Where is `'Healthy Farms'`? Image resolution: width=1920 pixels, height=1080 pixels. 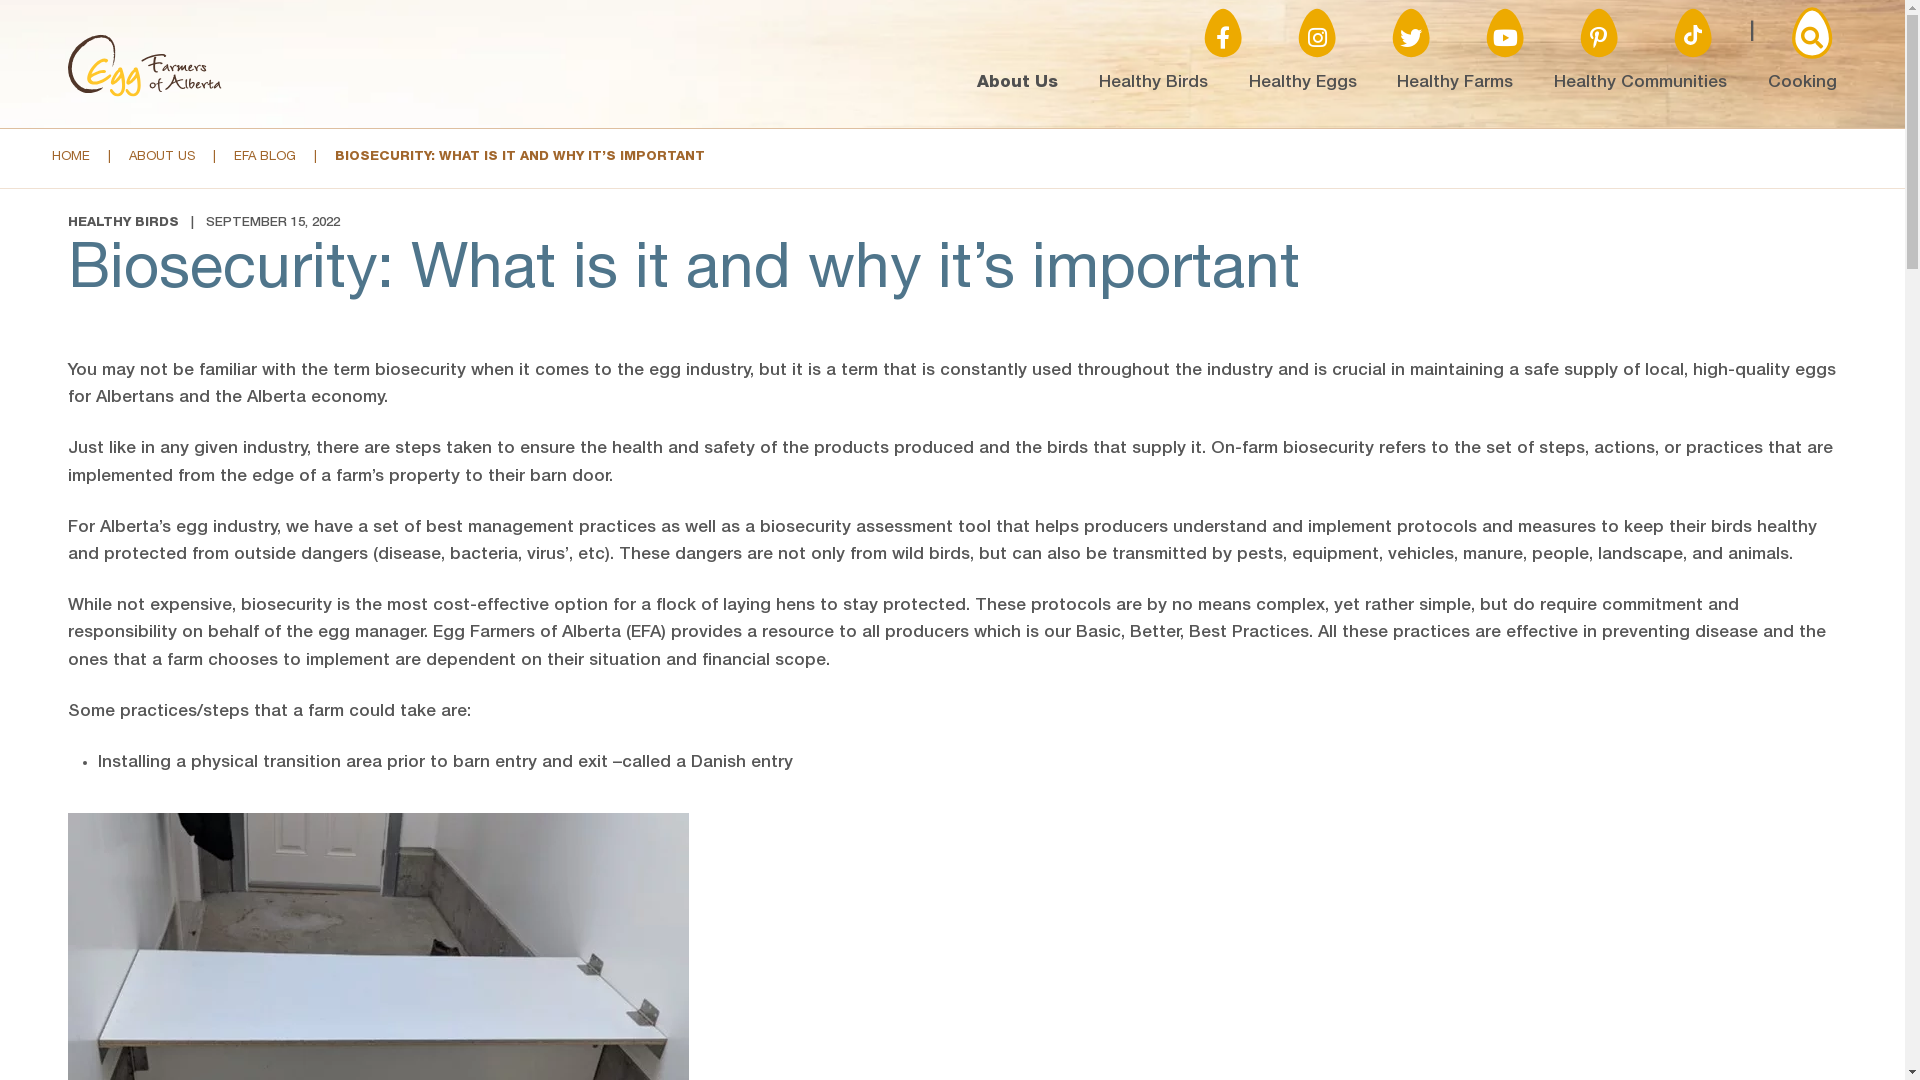
'Healthy Farms' is located at coordinates (1454, 82).